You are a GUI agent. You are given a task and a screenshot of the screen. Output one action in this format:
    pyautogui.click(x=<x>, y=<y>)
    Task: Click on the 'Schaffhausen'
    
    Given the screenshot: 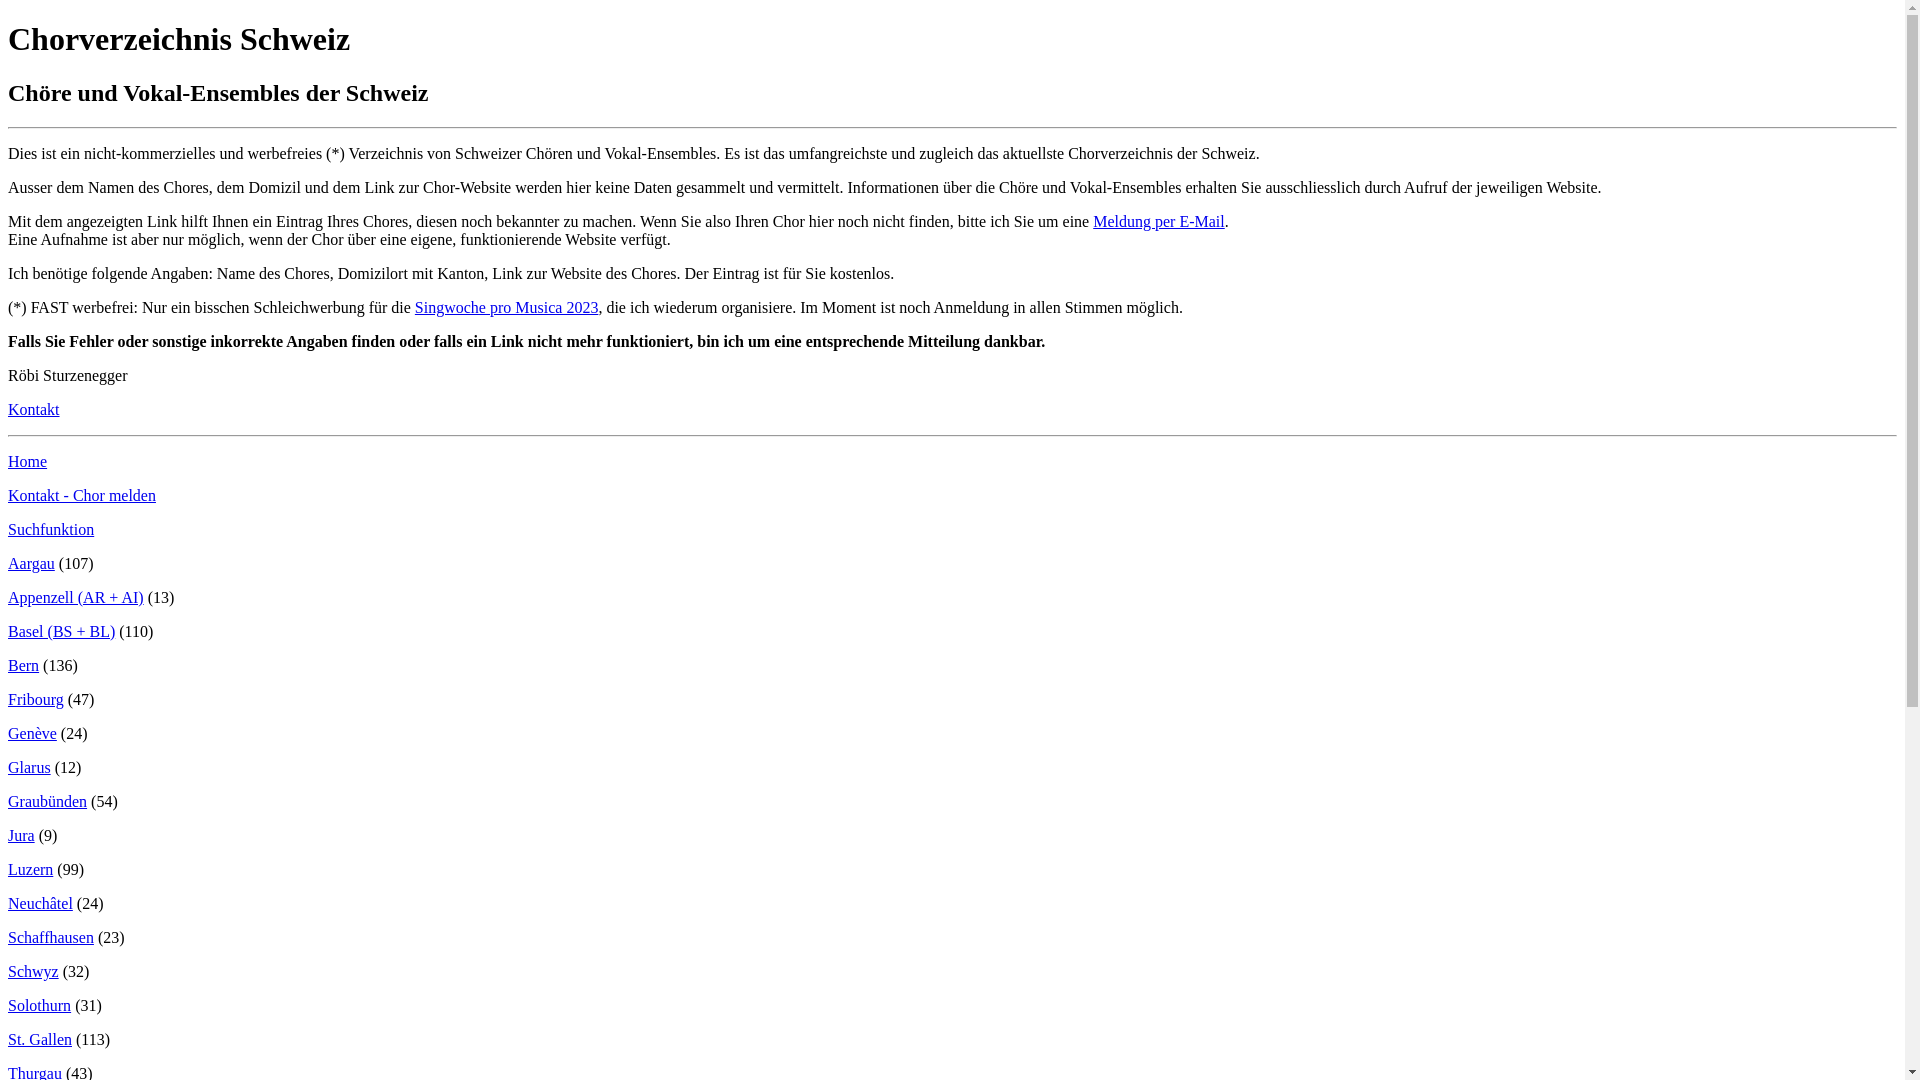 What is the action you would take?
    pyautogui.click(x=51, y=937)
    